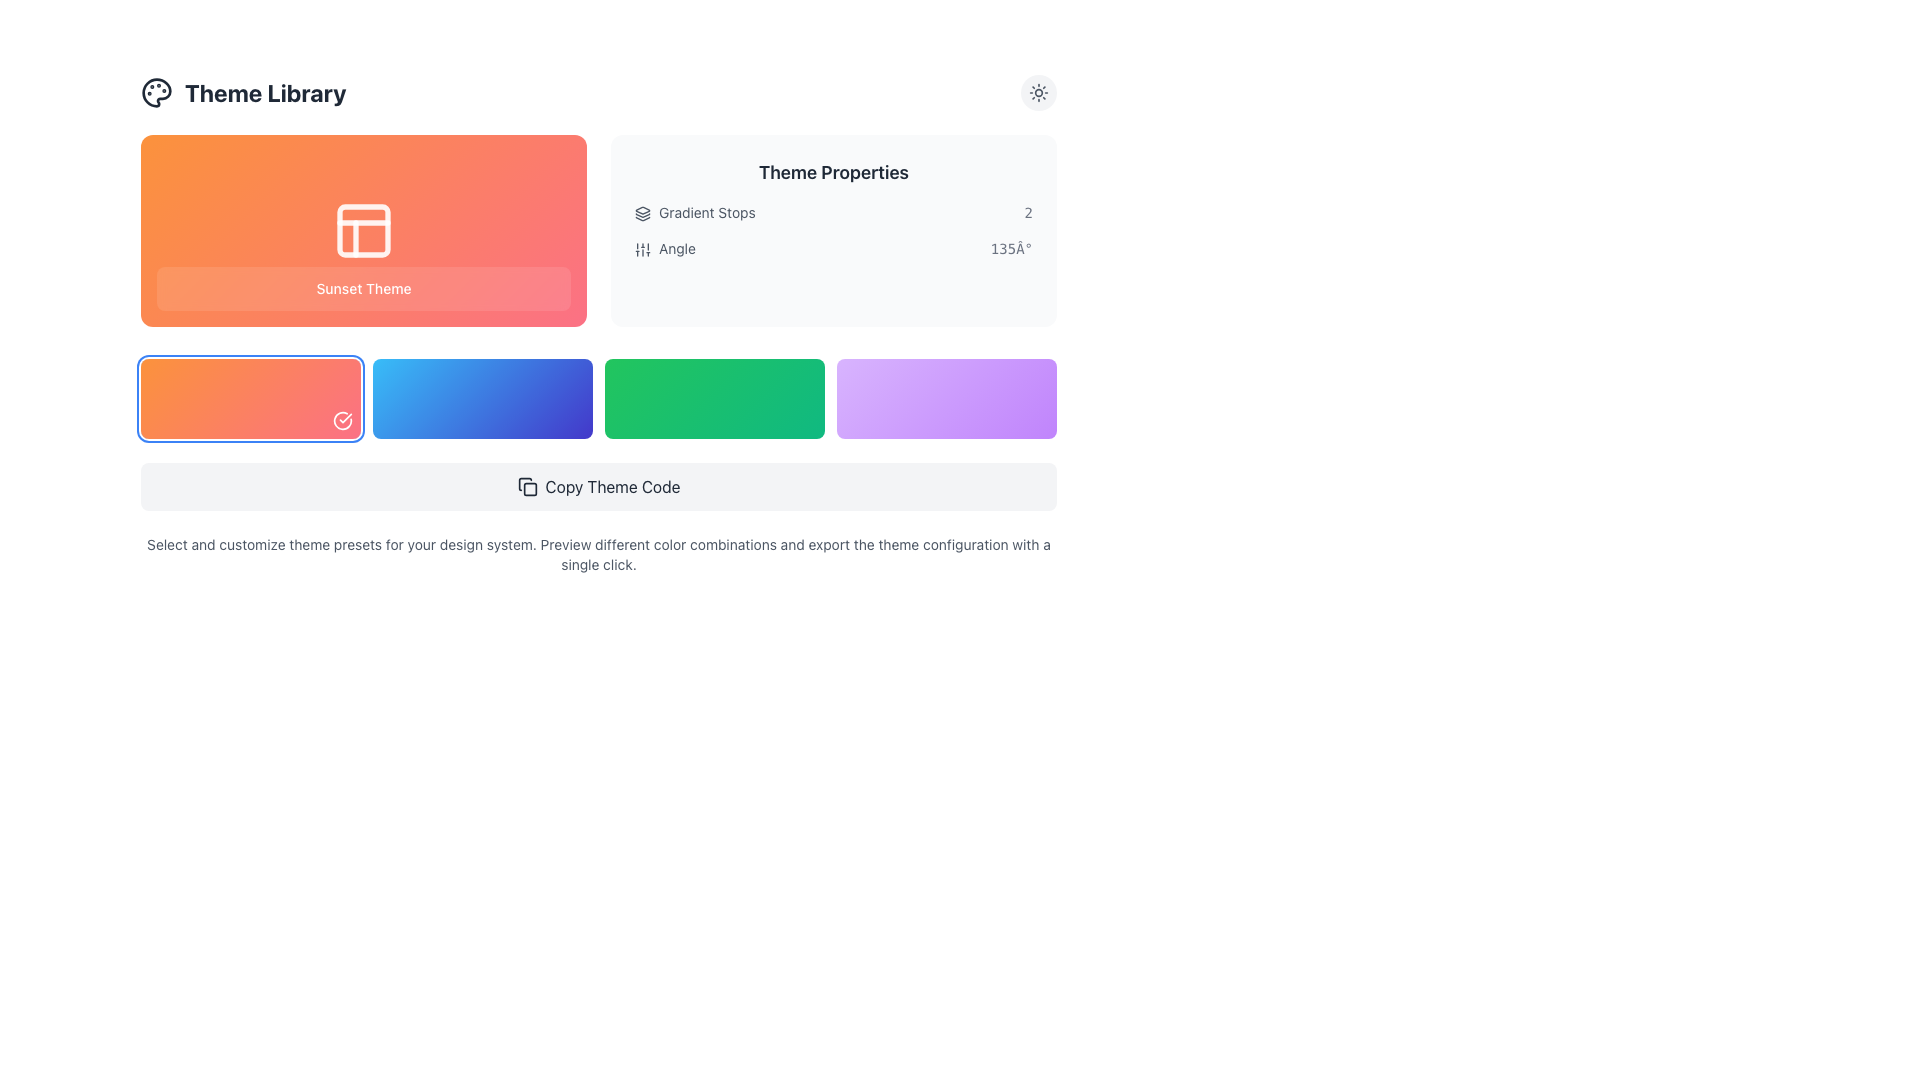 This screenshot has height=1080, width=1920. What do you see at coordinates (1011, 248) in the screenshot?
I see `the static text displaying '135°' in gray color, located in the second column under the 'Theme Properties' section, adjacent to the 'Angle' label` at bounding box center [1011, 248].